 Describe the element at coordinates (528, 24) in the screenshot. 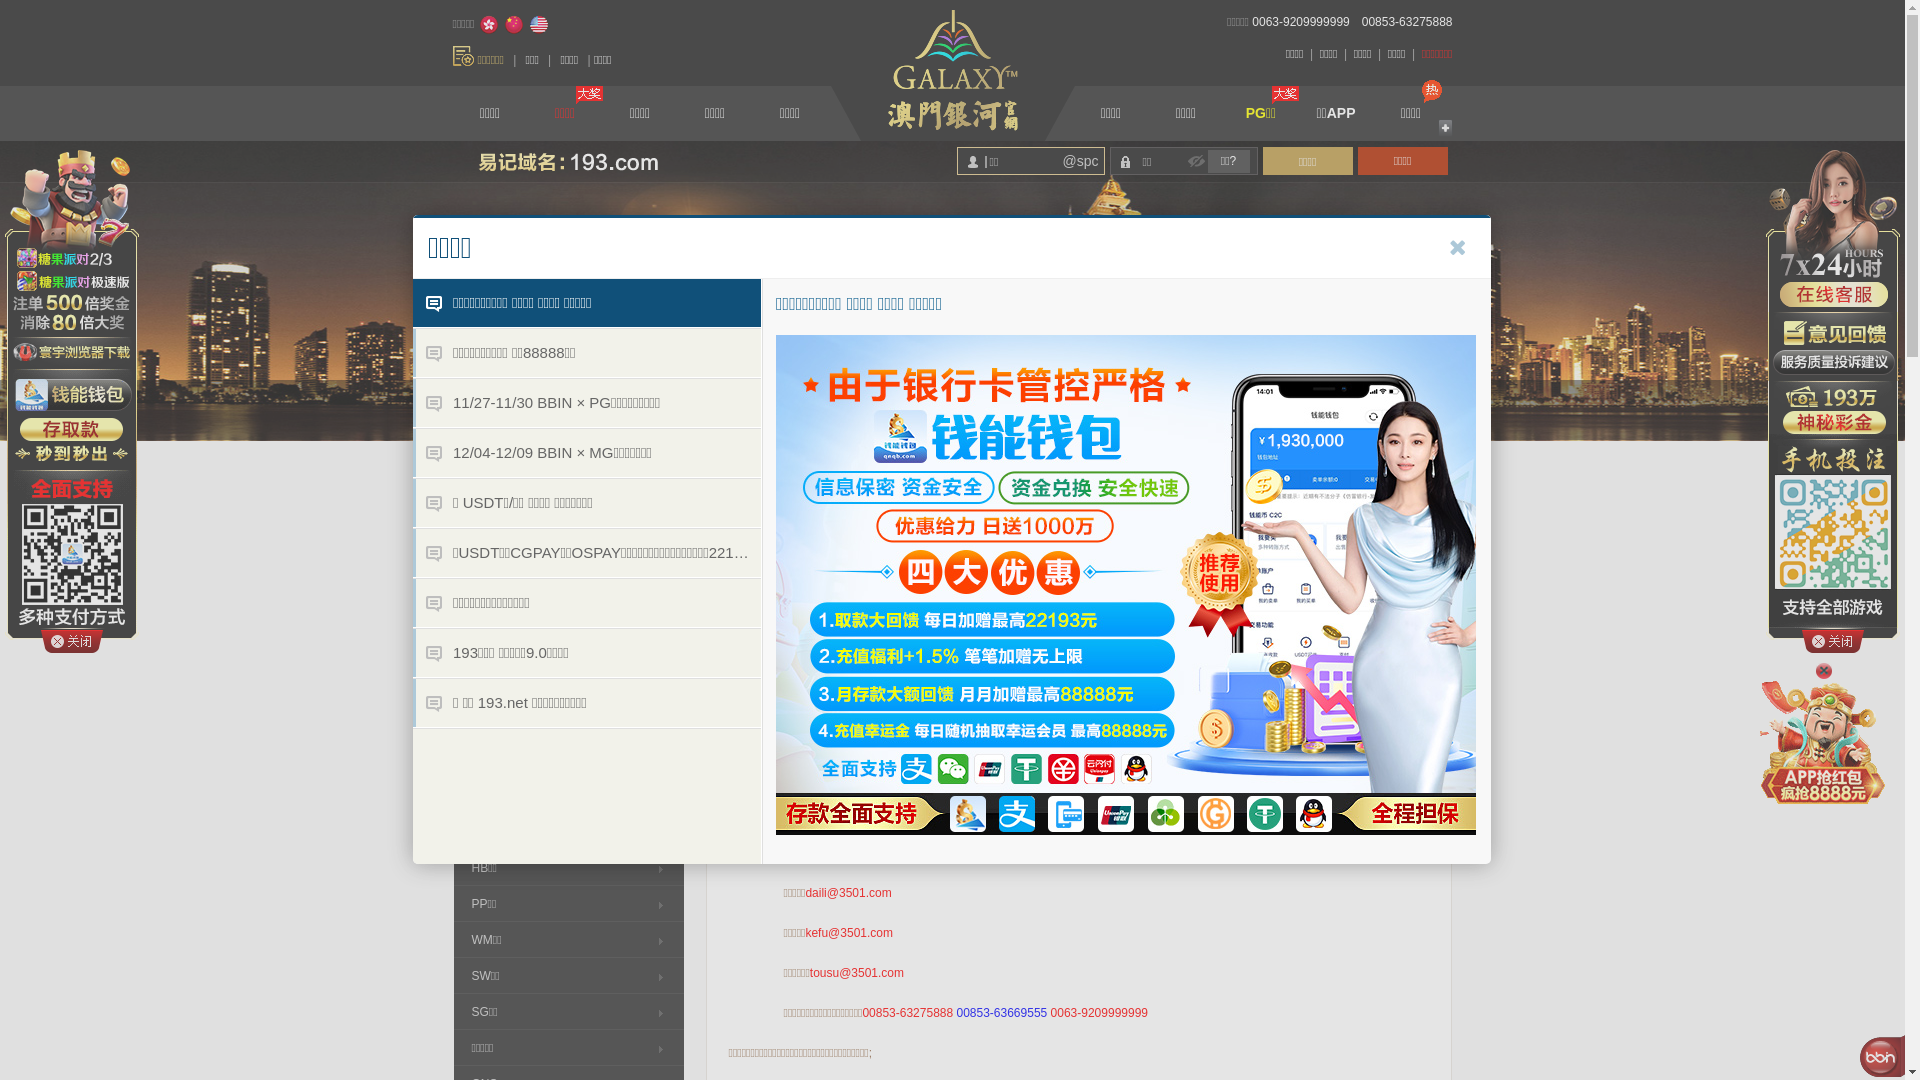

I see `'English'` at that location.